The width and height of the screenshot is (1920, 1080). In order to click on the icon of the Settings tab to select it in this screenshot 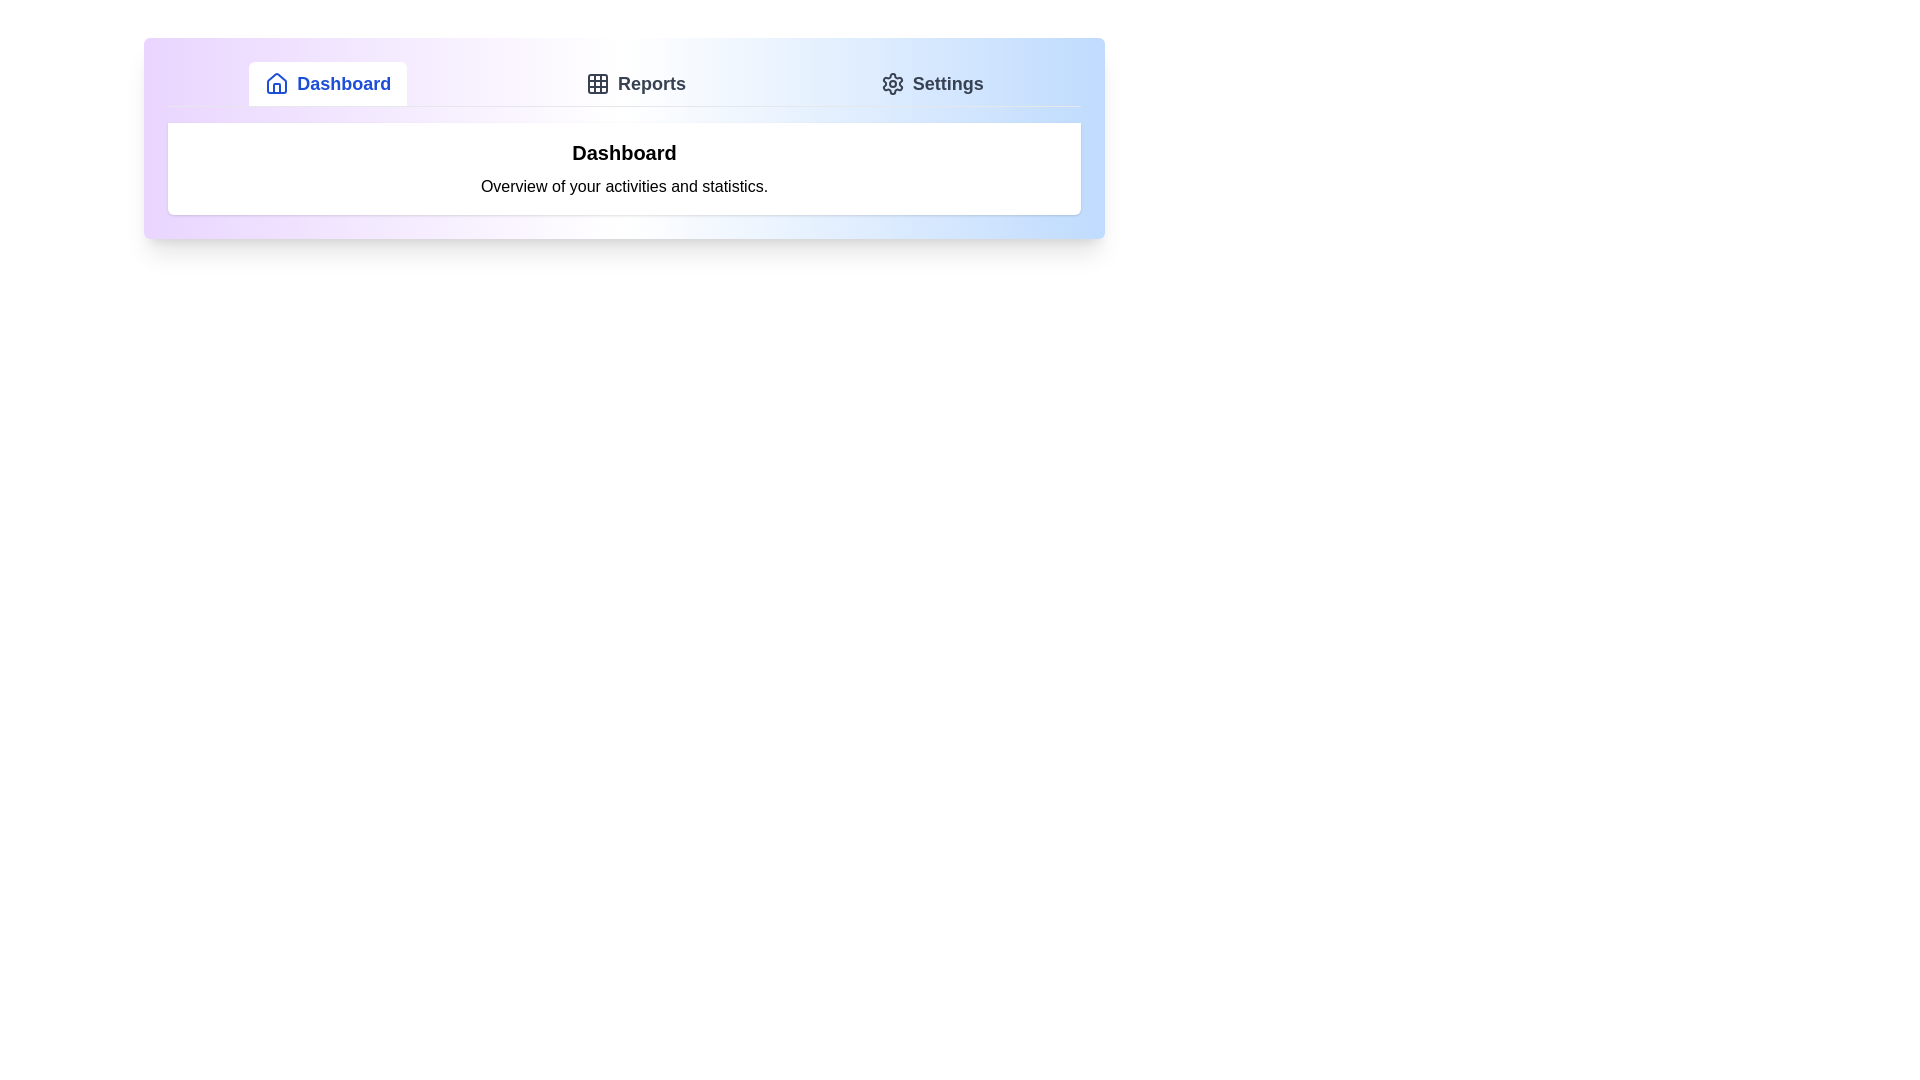, I will do `click(891, 83)`.